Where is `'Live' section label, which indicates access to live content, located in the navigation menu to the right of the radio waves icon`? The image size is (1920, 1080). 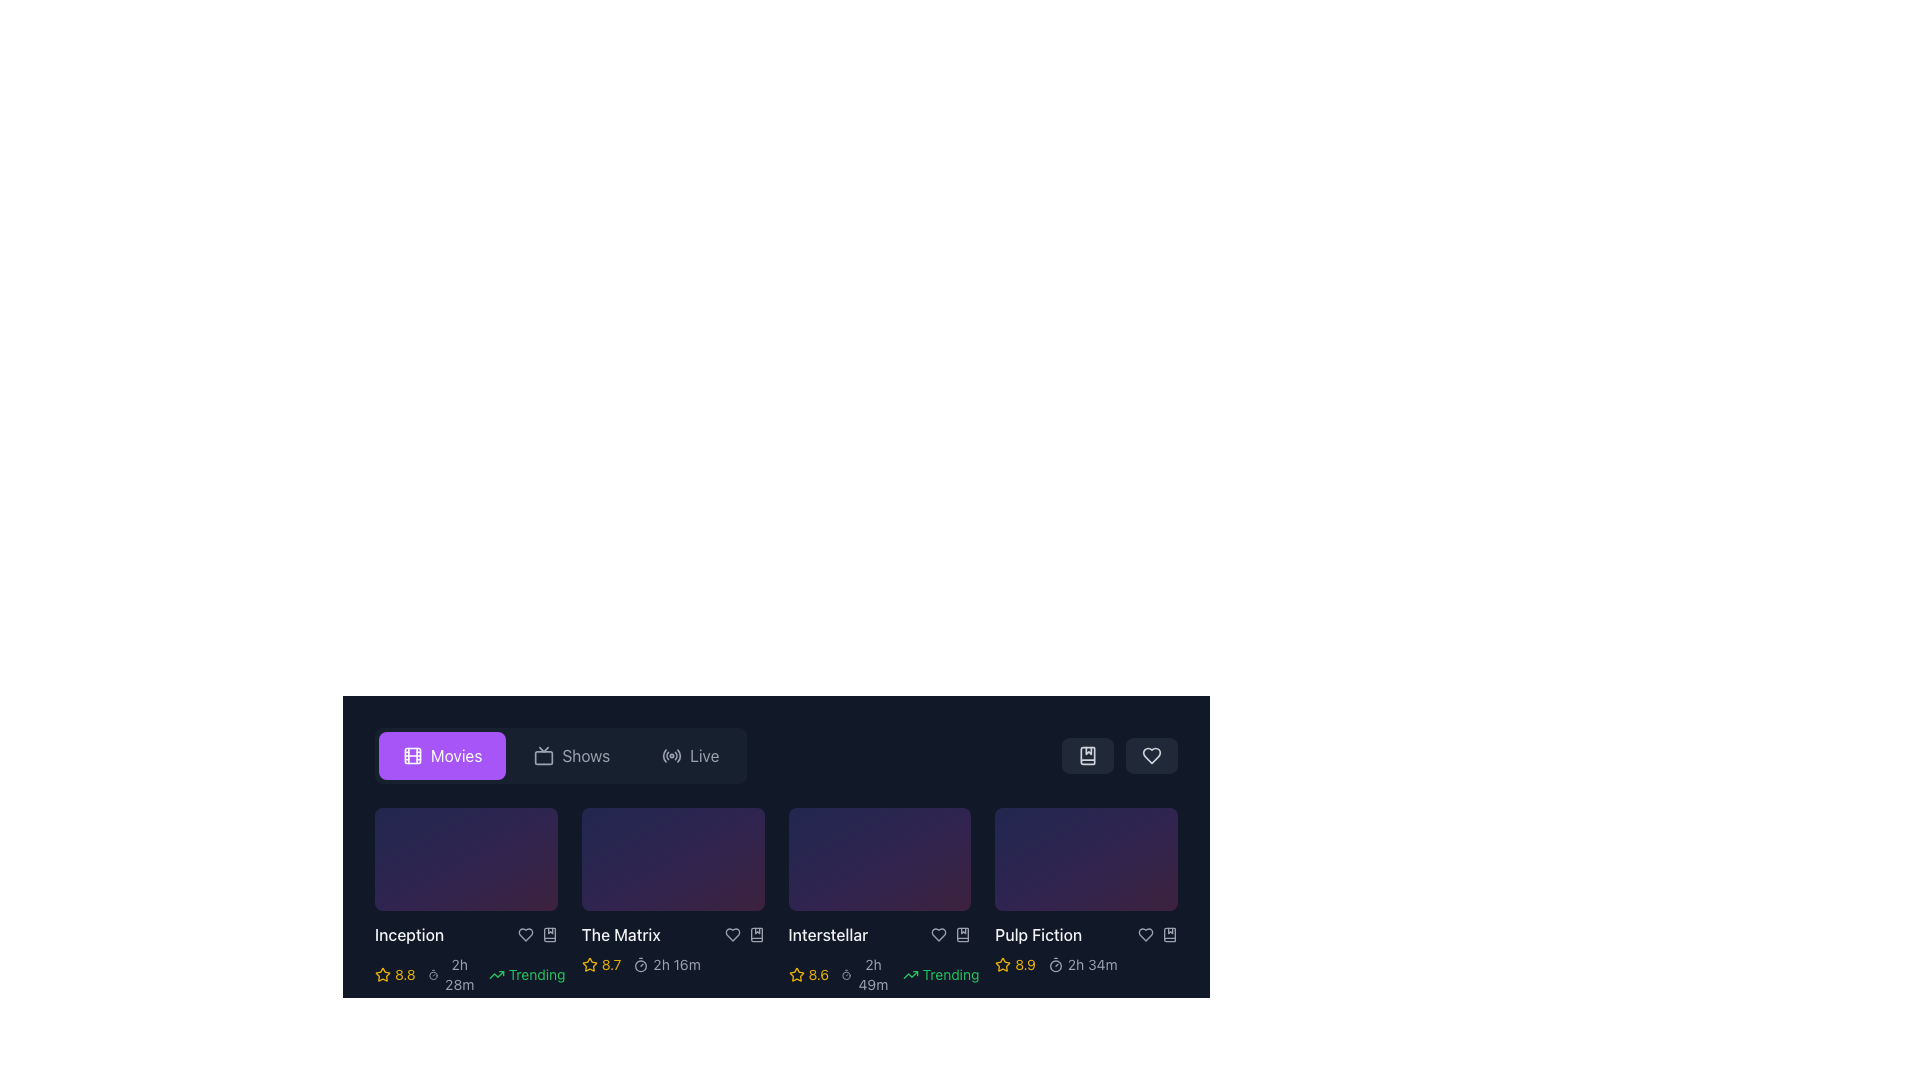
'Live' section label, which indicates access to live content, located in the navigation menu to the right of the radio waves icon is located at coordinates (704, 756).